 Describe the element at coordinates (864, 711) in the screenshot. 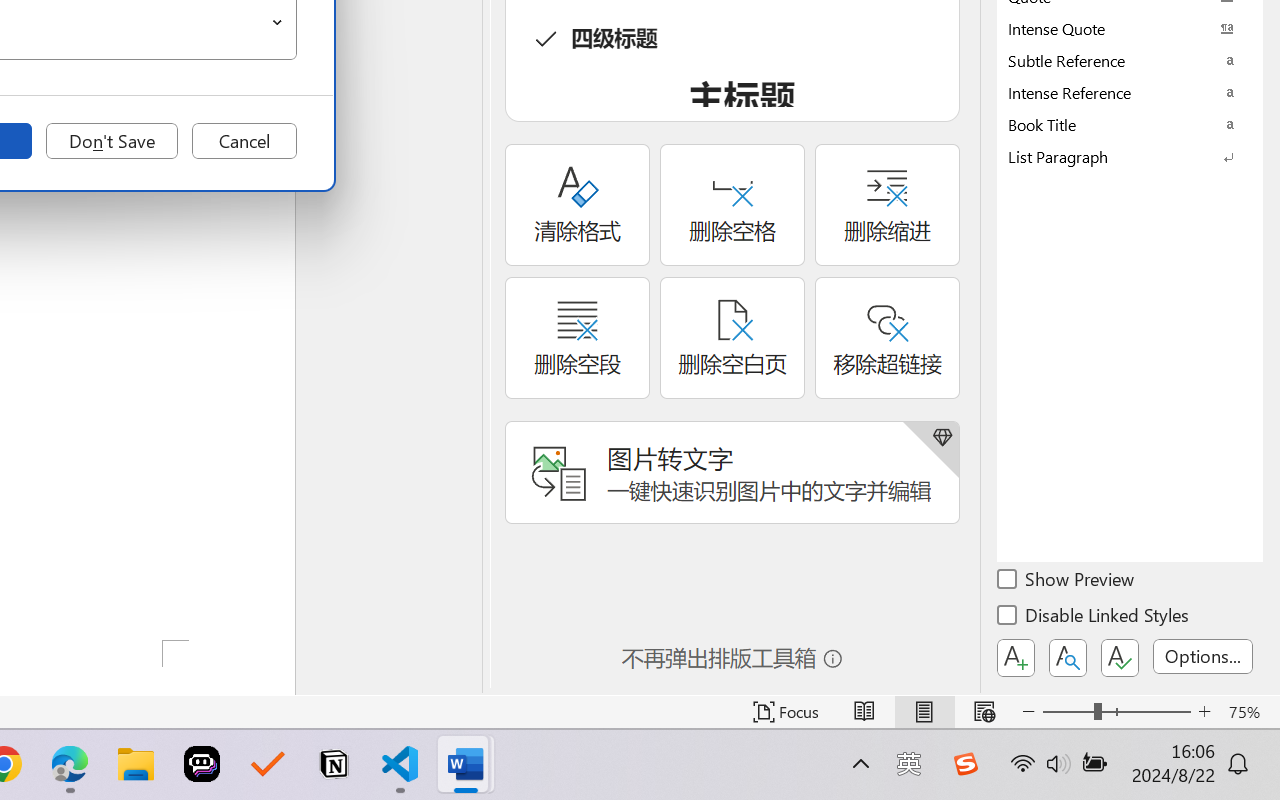

I see `'Read Mode'` at that location.